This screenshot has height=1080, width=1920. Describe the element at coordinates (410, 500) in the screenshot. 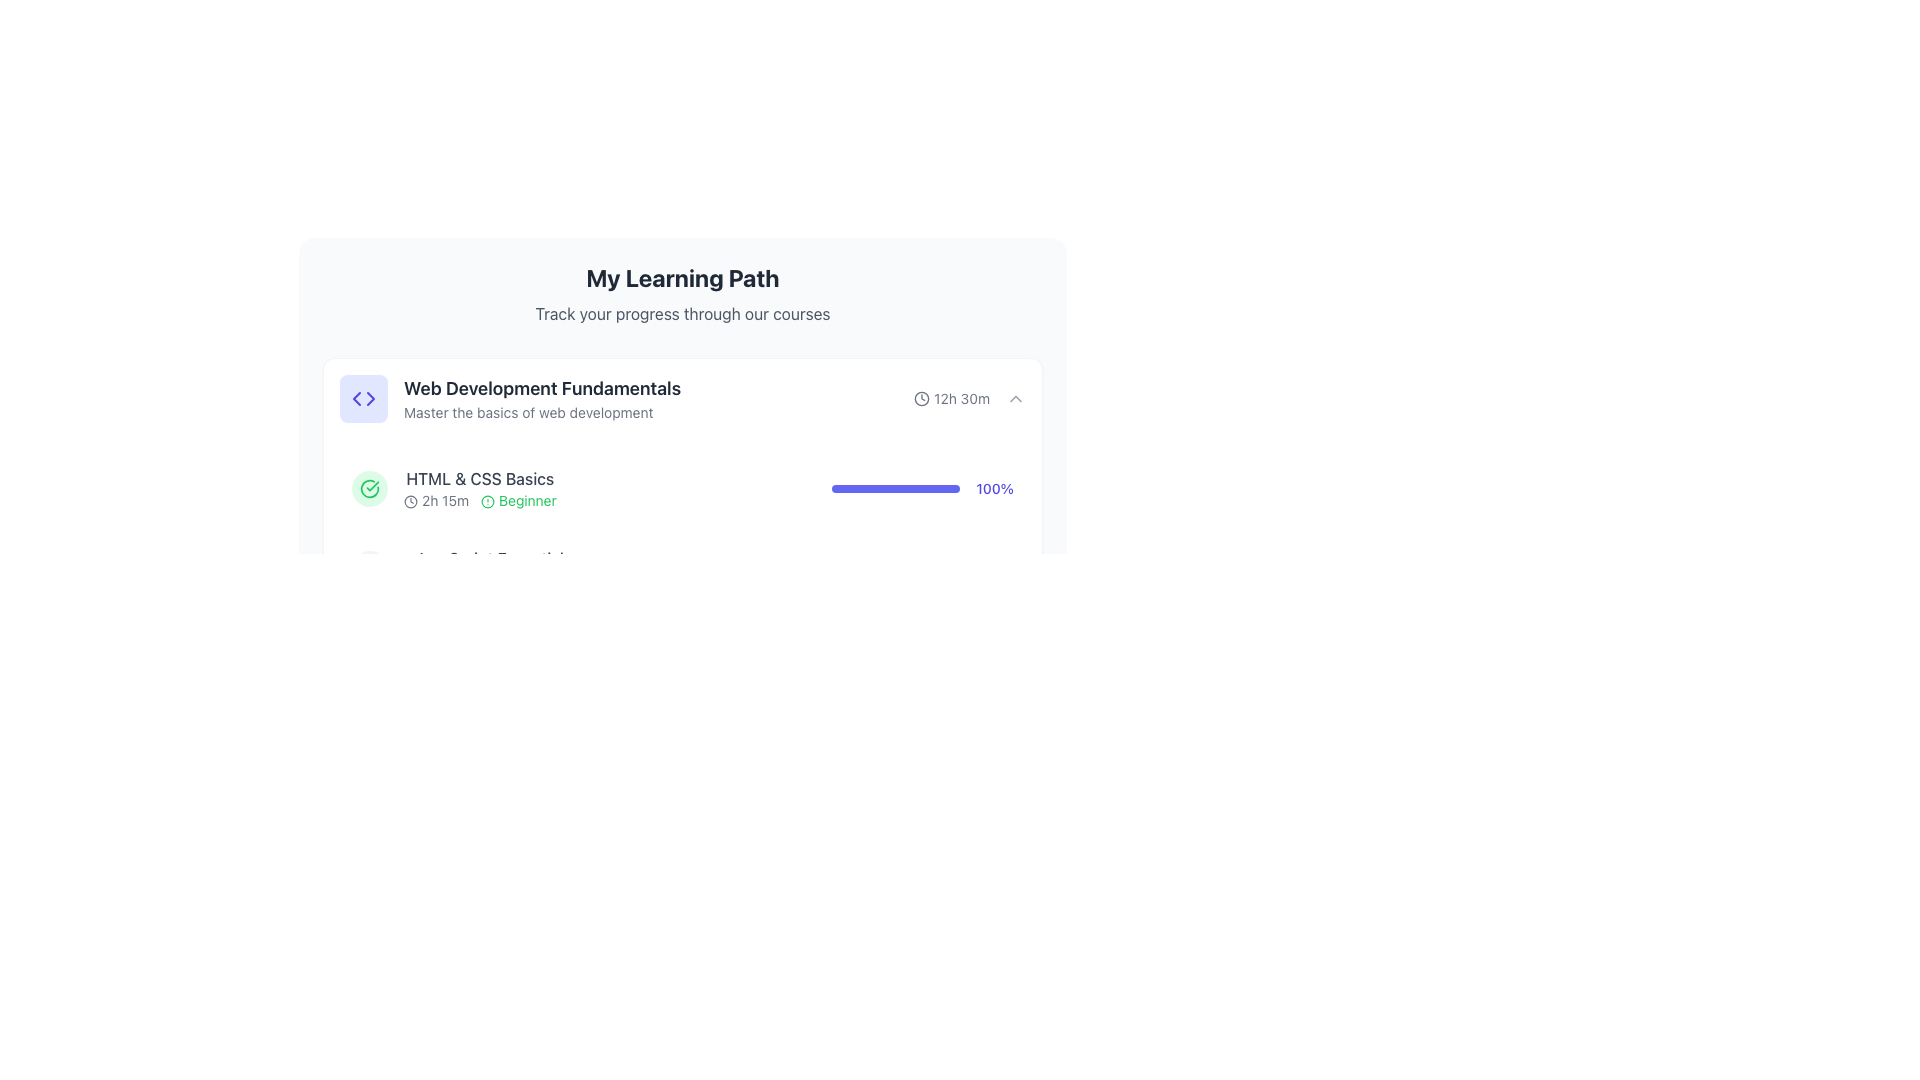

I see `the clock icon representing the duration of the course, which is part of the module list under the 'Web Development Fundamentals' header` at that location.